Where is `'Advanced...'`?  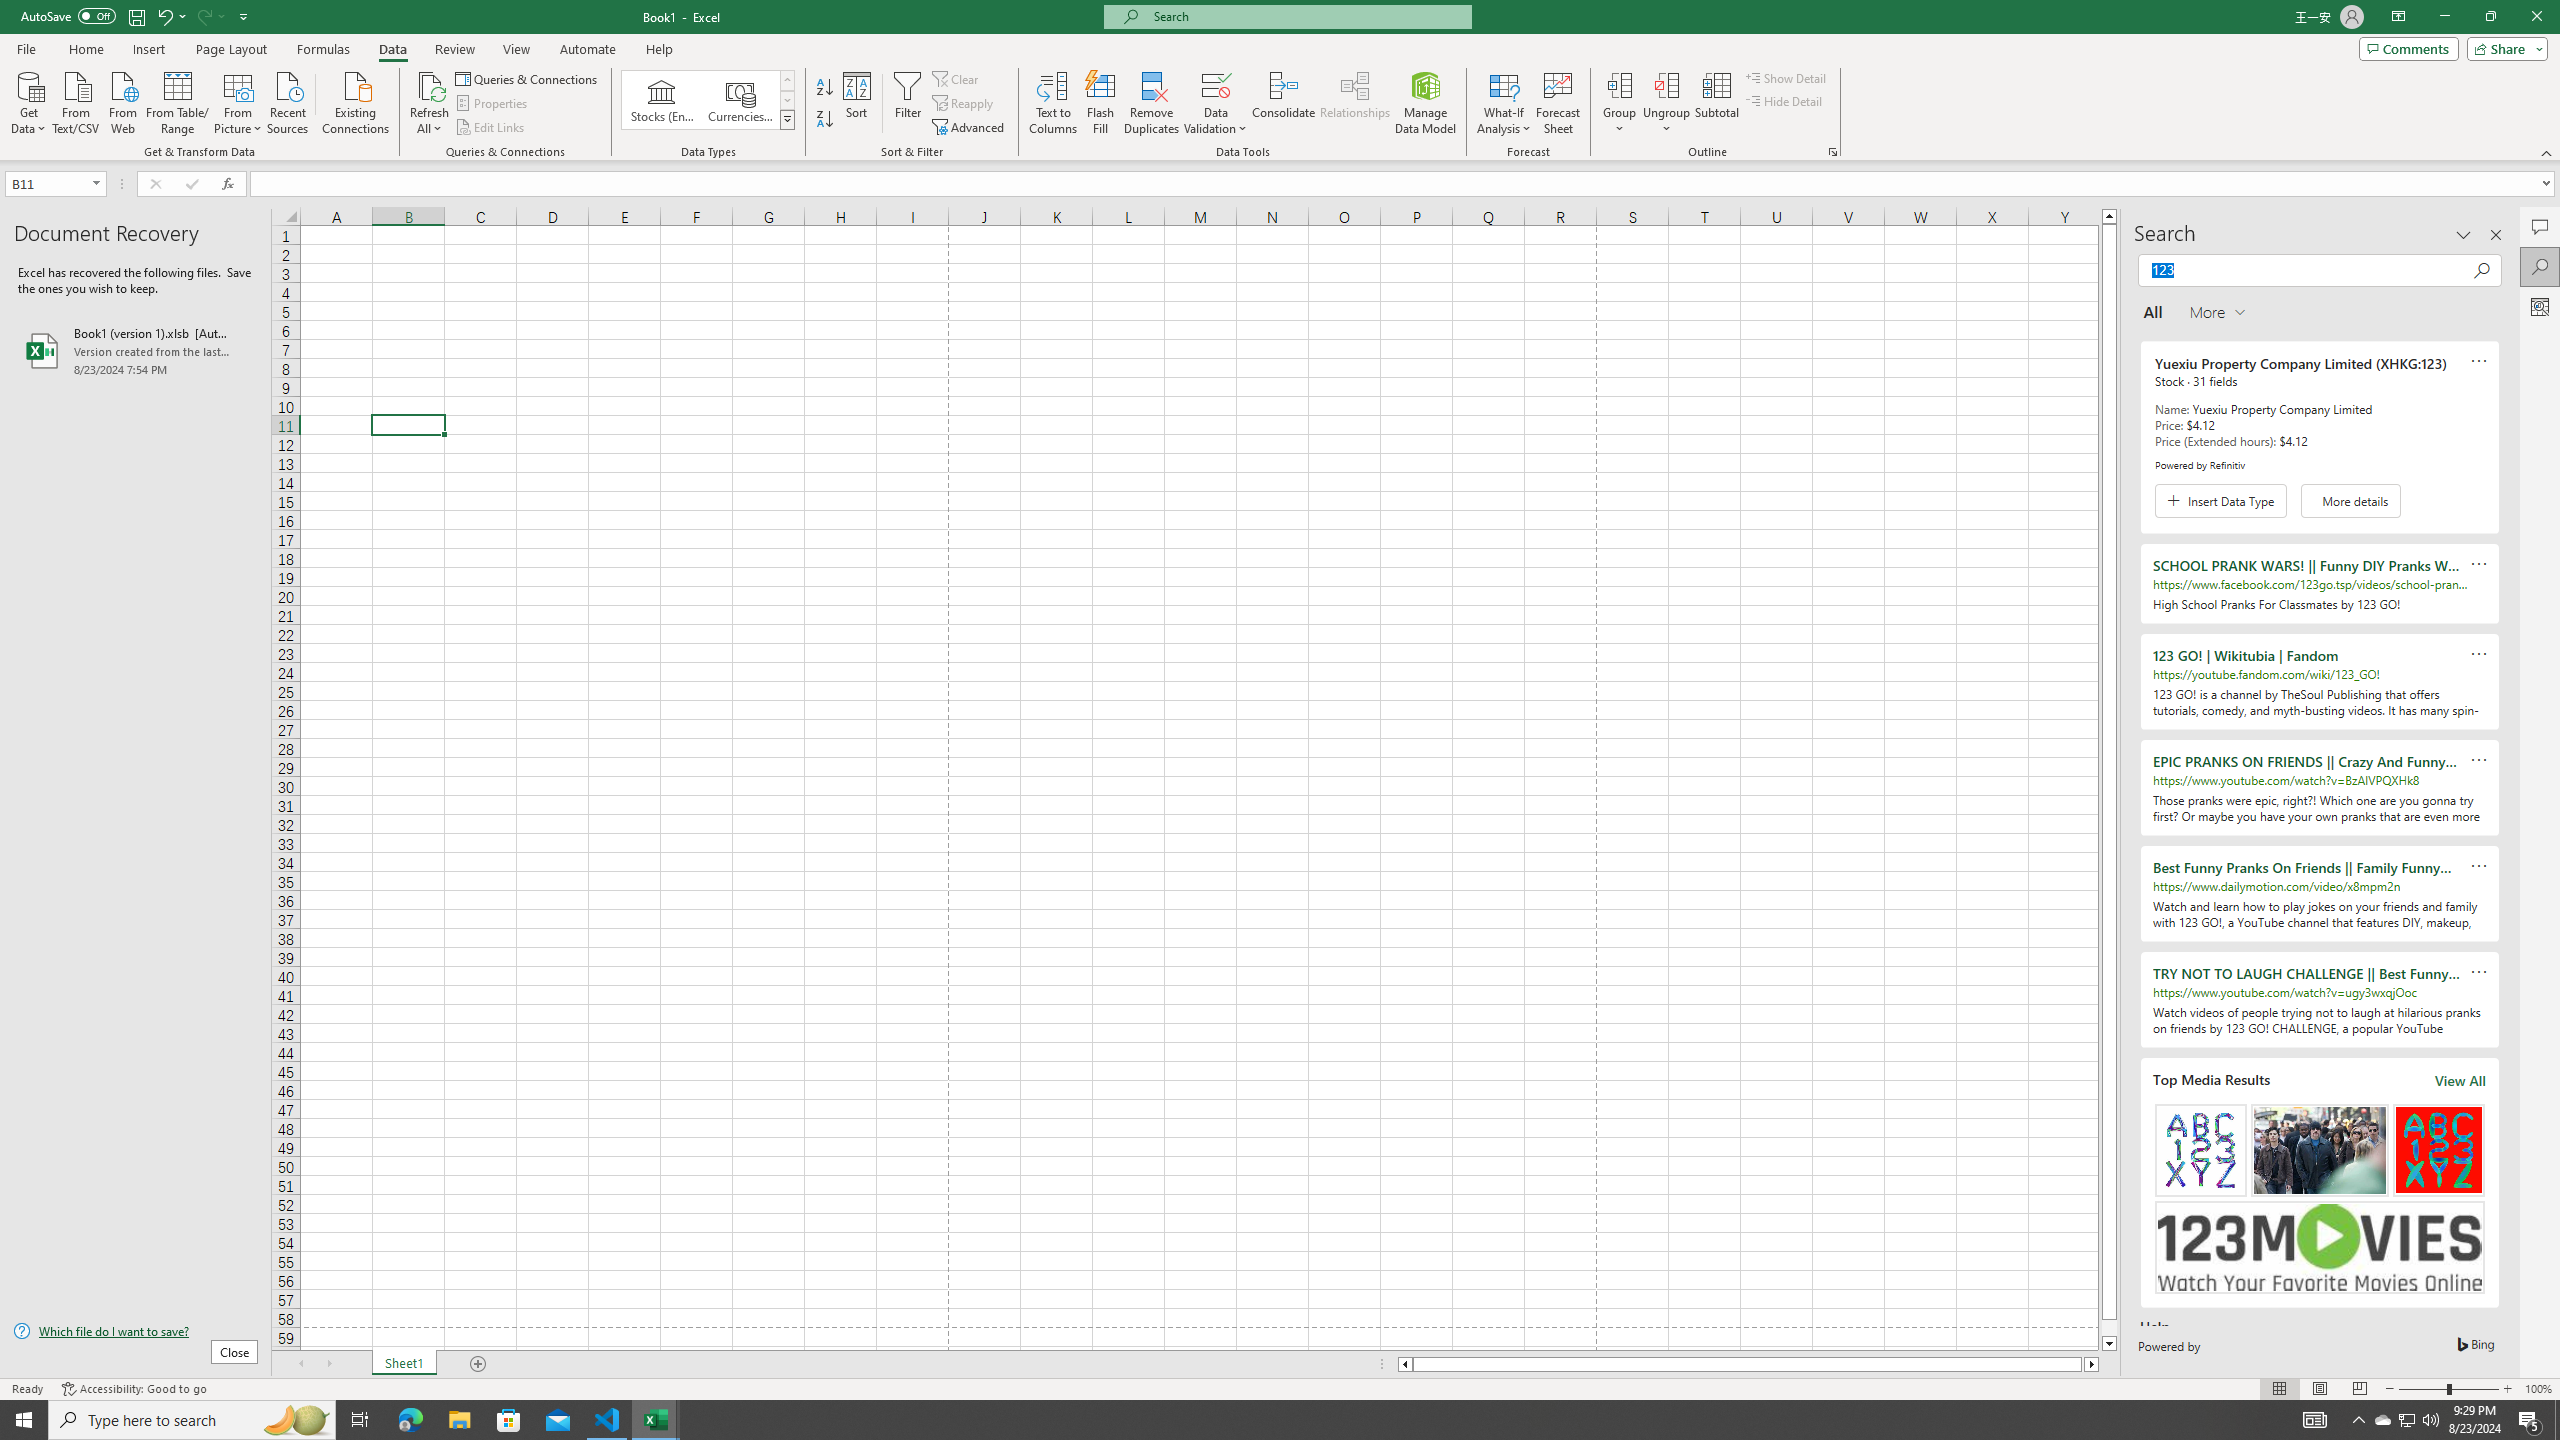 'Advanced...' is located at coordinates (970, 127).